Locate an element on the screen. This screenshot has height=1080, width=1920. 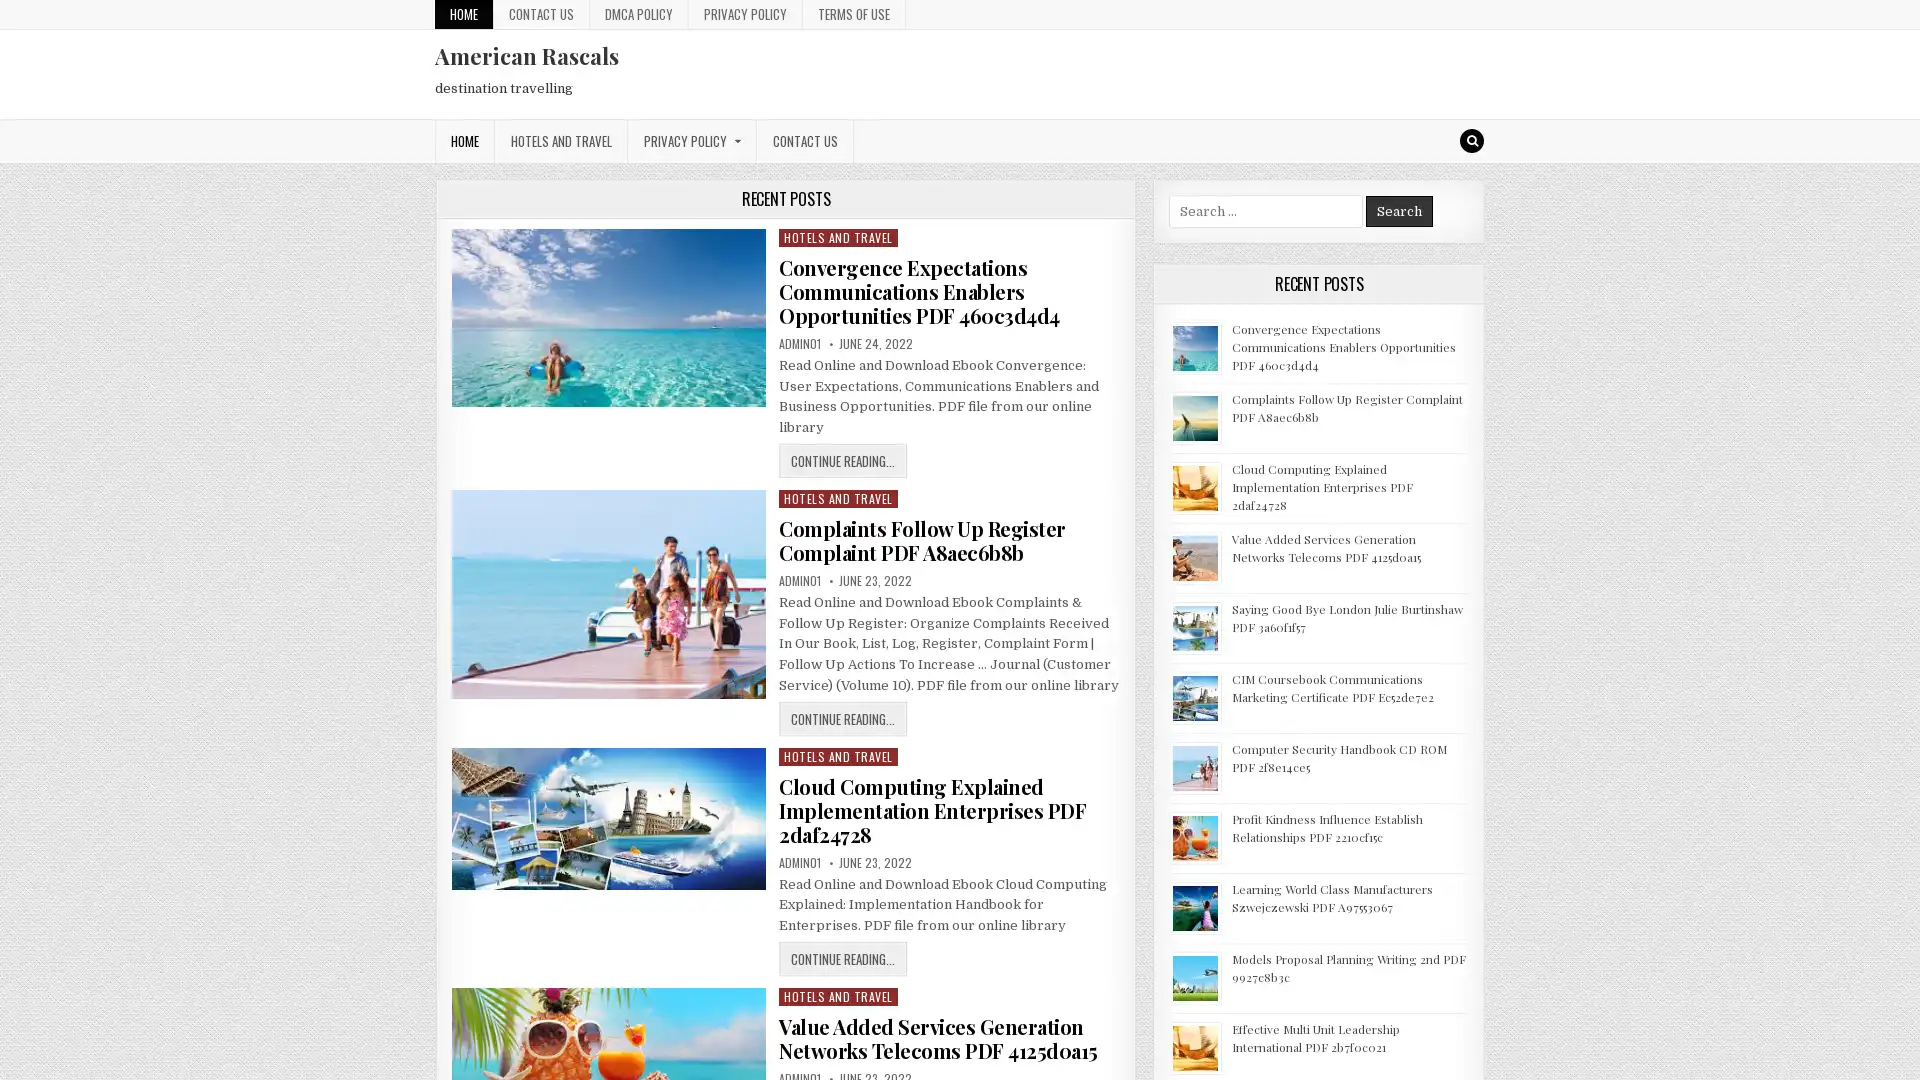
Search is located at coordinates (1398, 211).